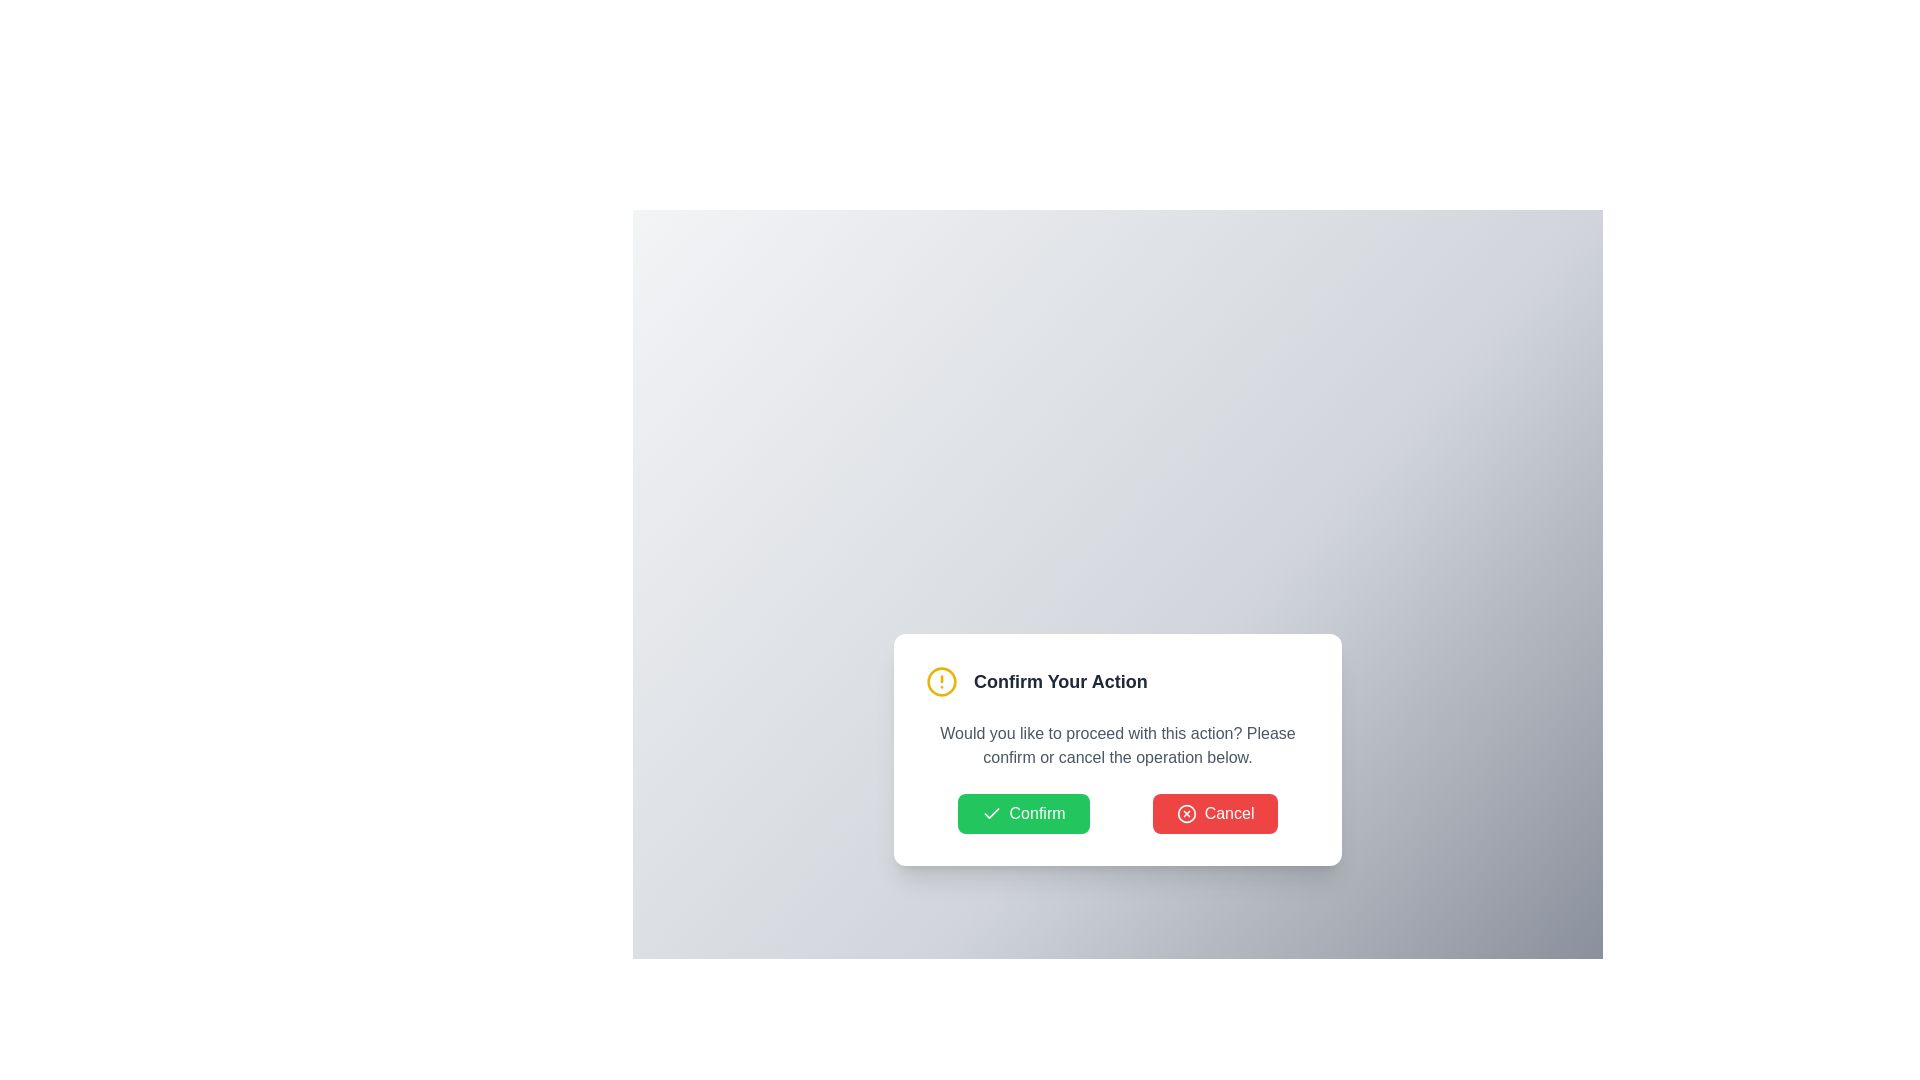  I want to click on the checkmark icon within the green 'Confirm' button in the lower section of the modal window, so click(991, 813).